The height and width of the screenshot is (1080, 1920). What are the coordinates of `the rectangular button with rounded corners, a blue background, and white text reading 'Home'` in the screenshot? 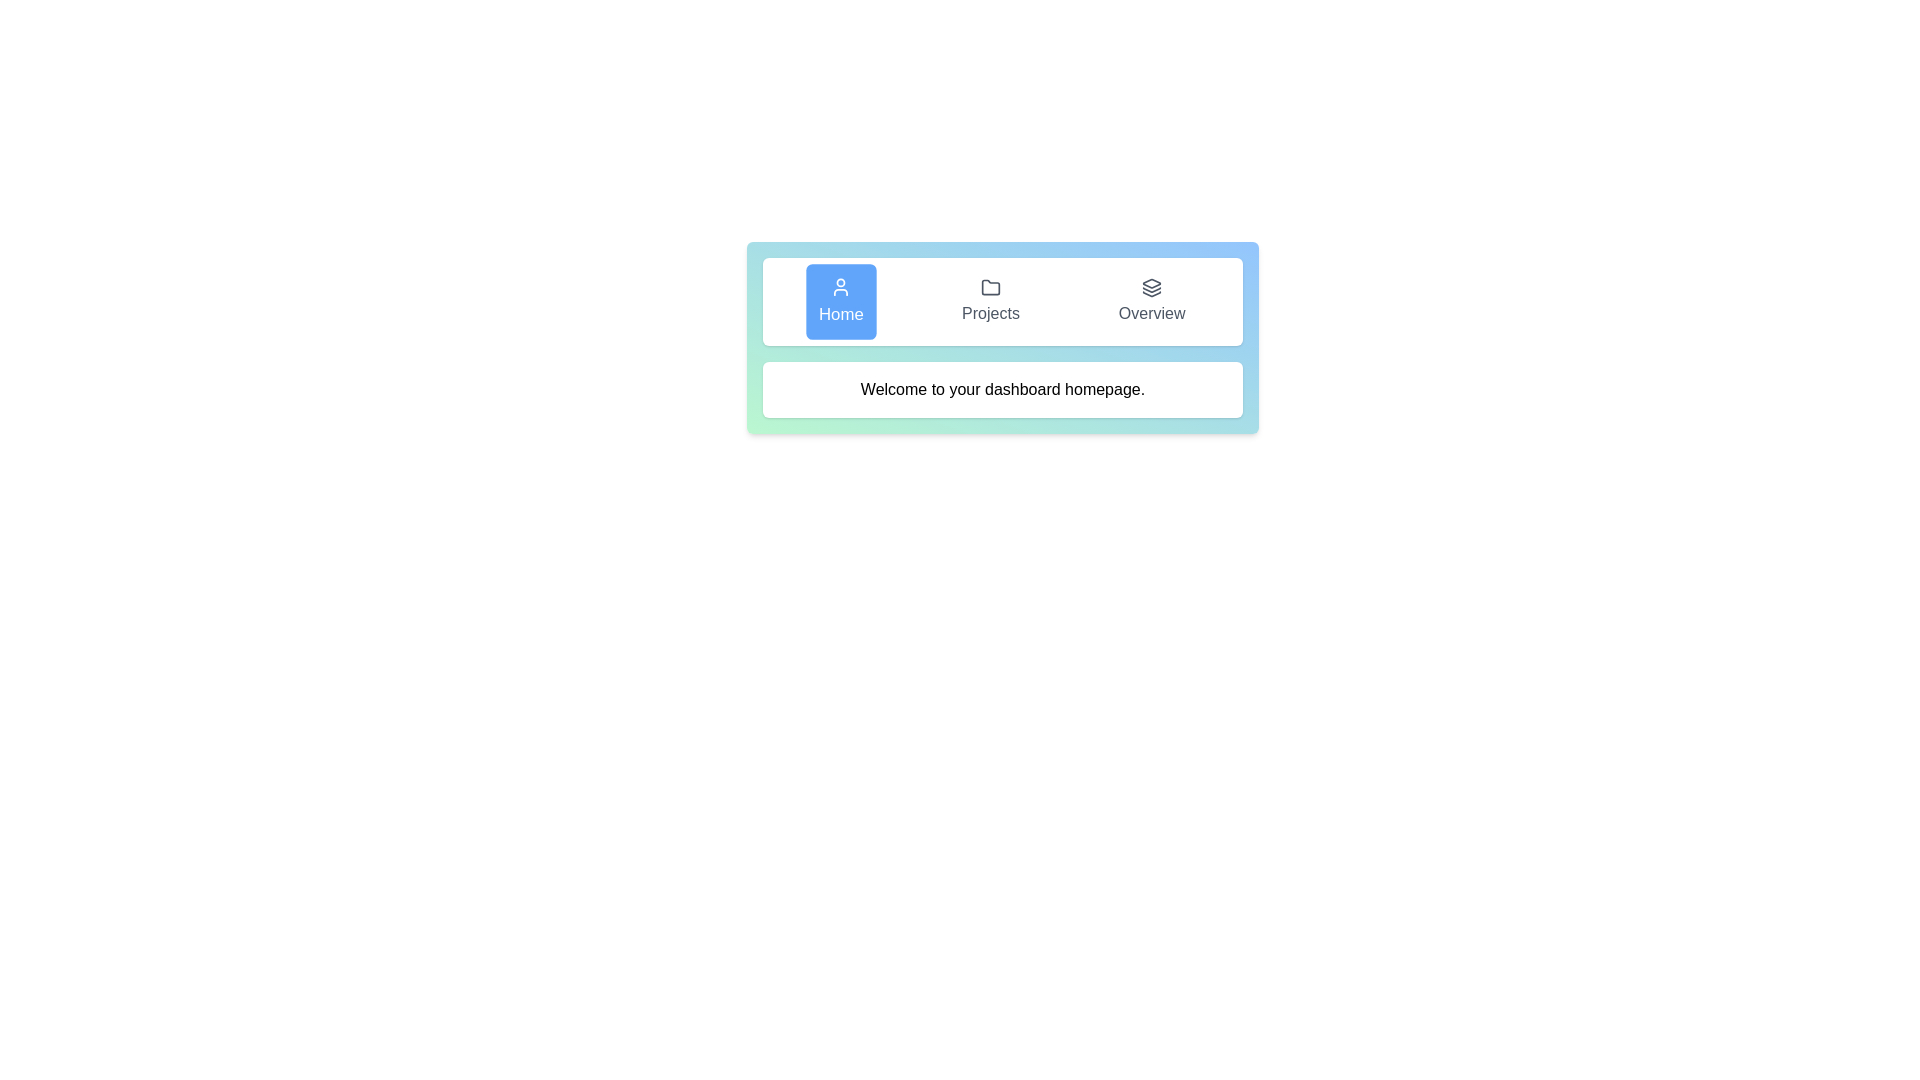 It's located at (841, 301).